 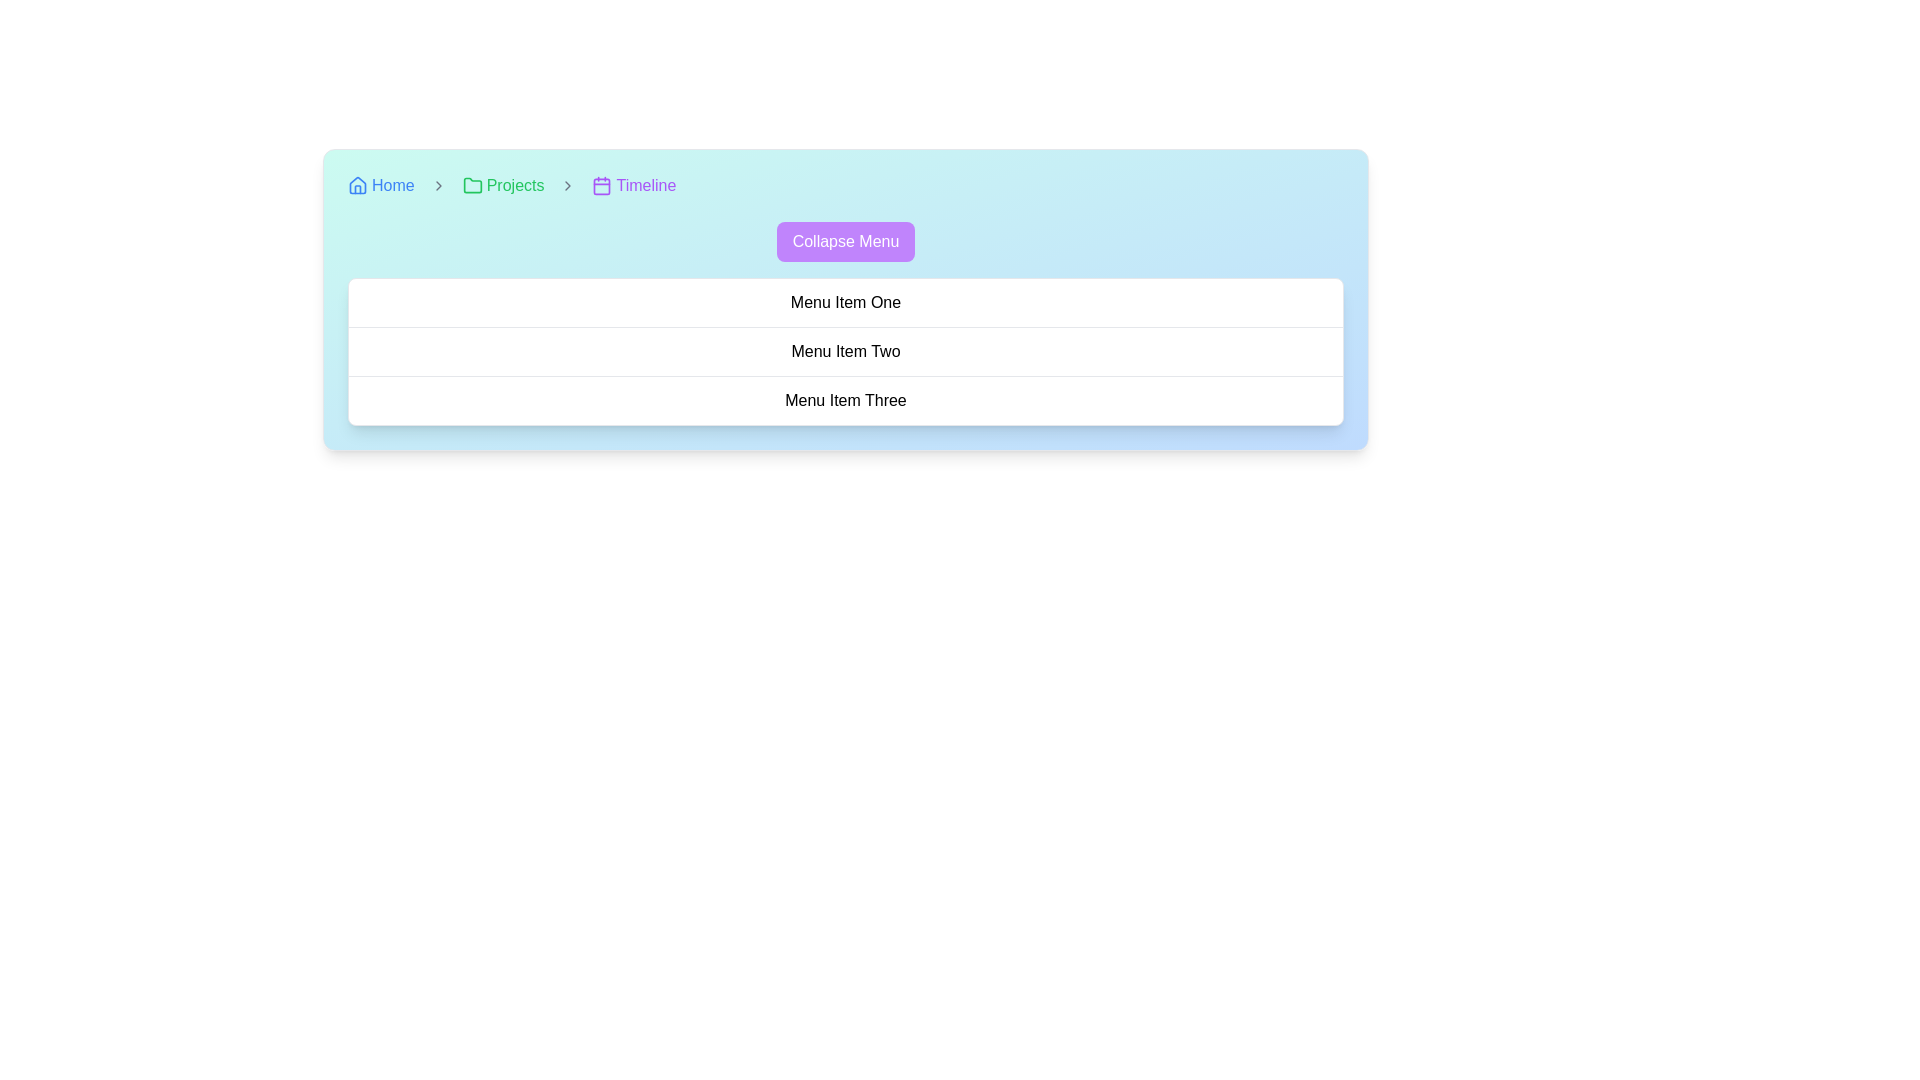 What do you see at coordinates (381, 185) in the screenshot?
I see `the hyperlink that navigates back to the main homepage, located in the top-left corner of the breadcrumb navigation bar` at bounding box center [381, 185].